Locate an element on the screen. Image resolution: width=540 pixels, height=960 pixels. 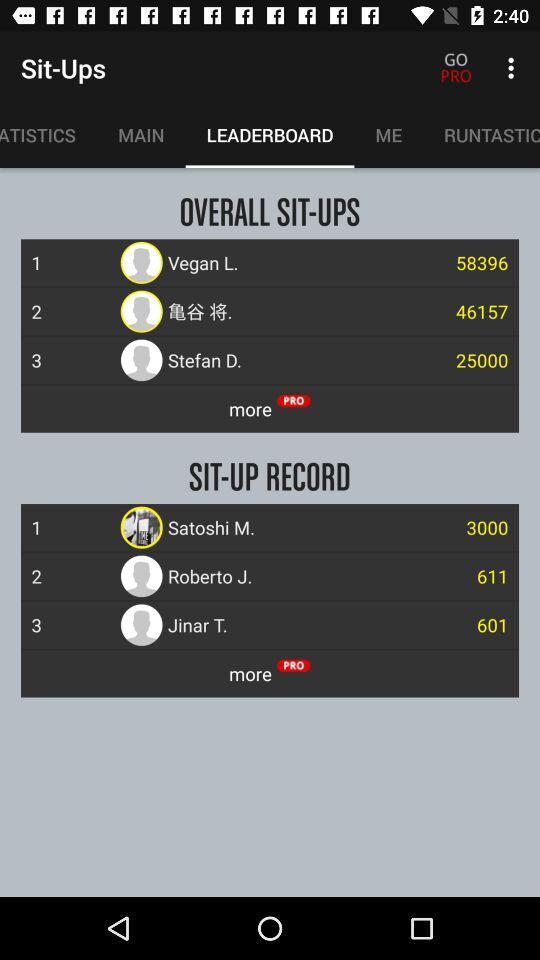
the app below the sit-ups item is located at coordinates (48, 134).